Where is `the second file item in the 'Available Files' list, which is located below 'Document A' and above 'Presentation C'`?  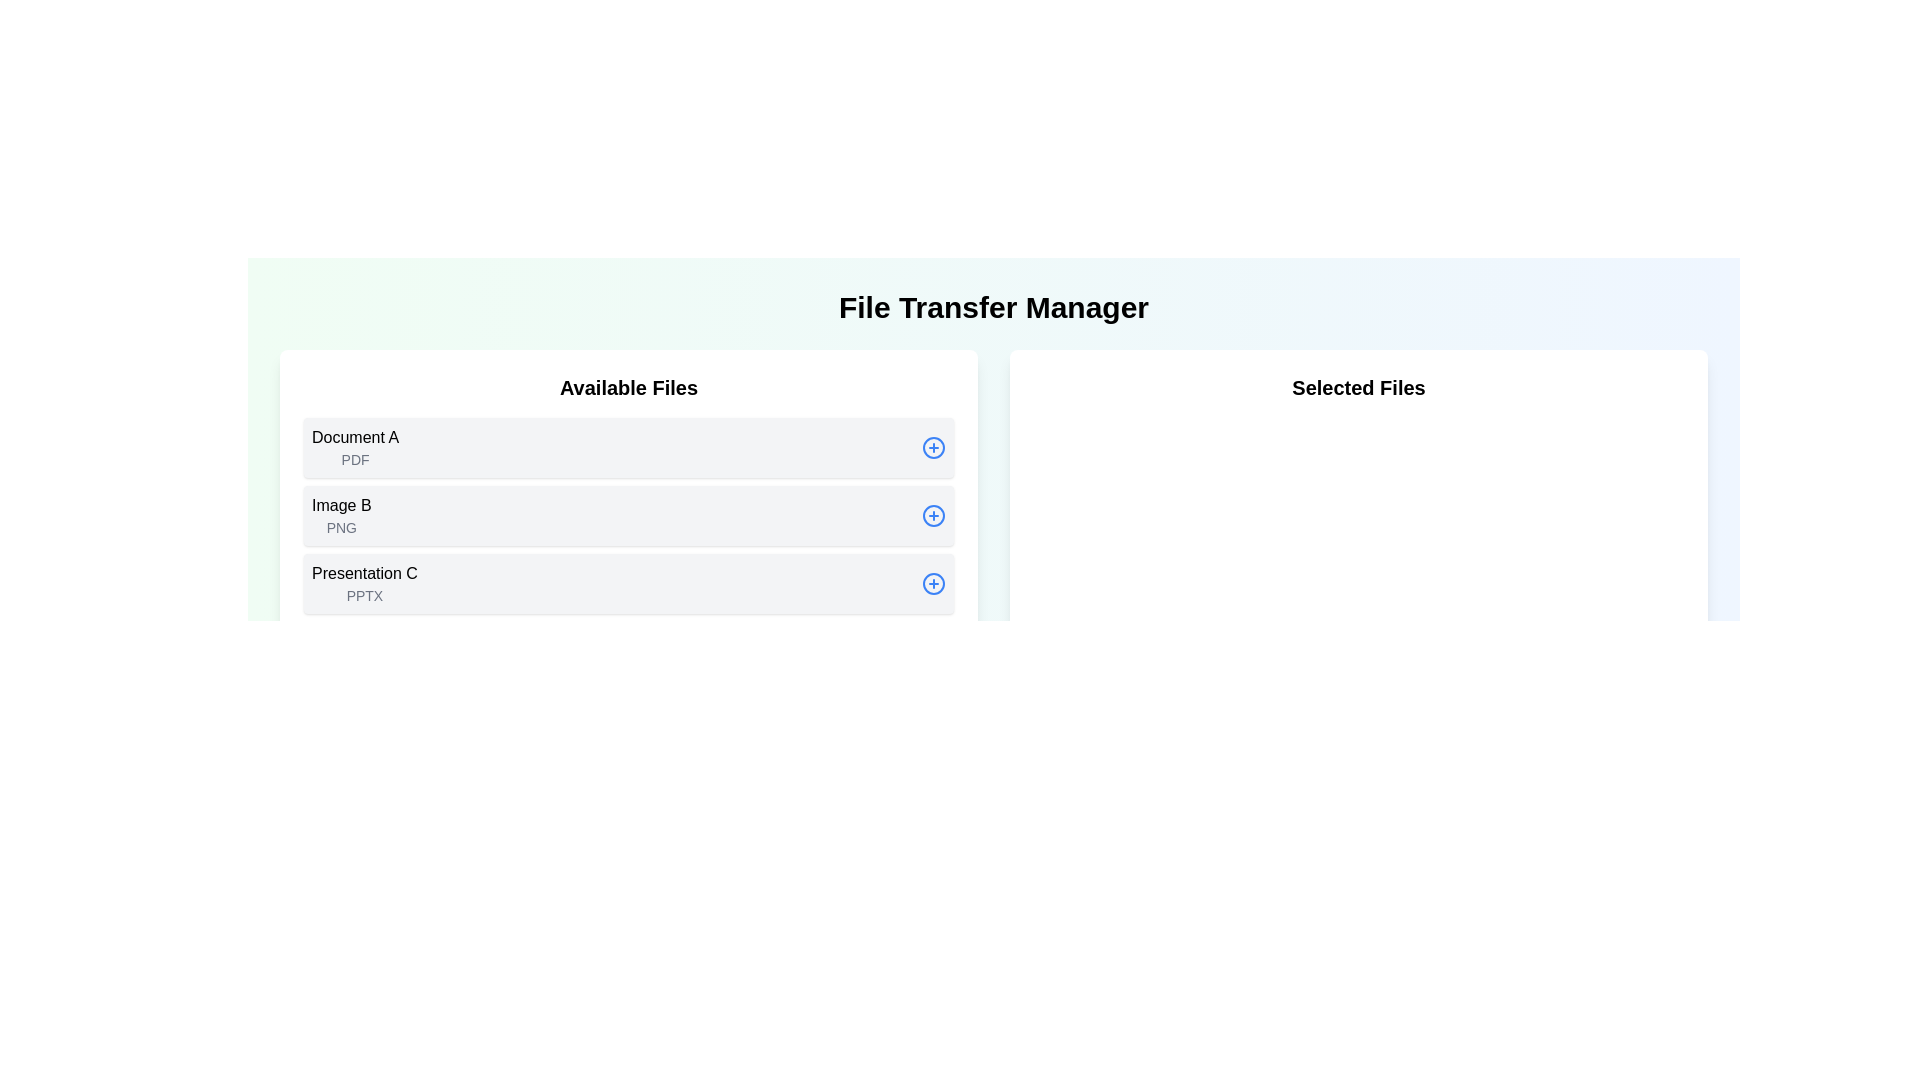
the second file item in the 'Available Files' list, which is located below 'Document A' and above 'Presentation C' is located at coordinates (627, 515).